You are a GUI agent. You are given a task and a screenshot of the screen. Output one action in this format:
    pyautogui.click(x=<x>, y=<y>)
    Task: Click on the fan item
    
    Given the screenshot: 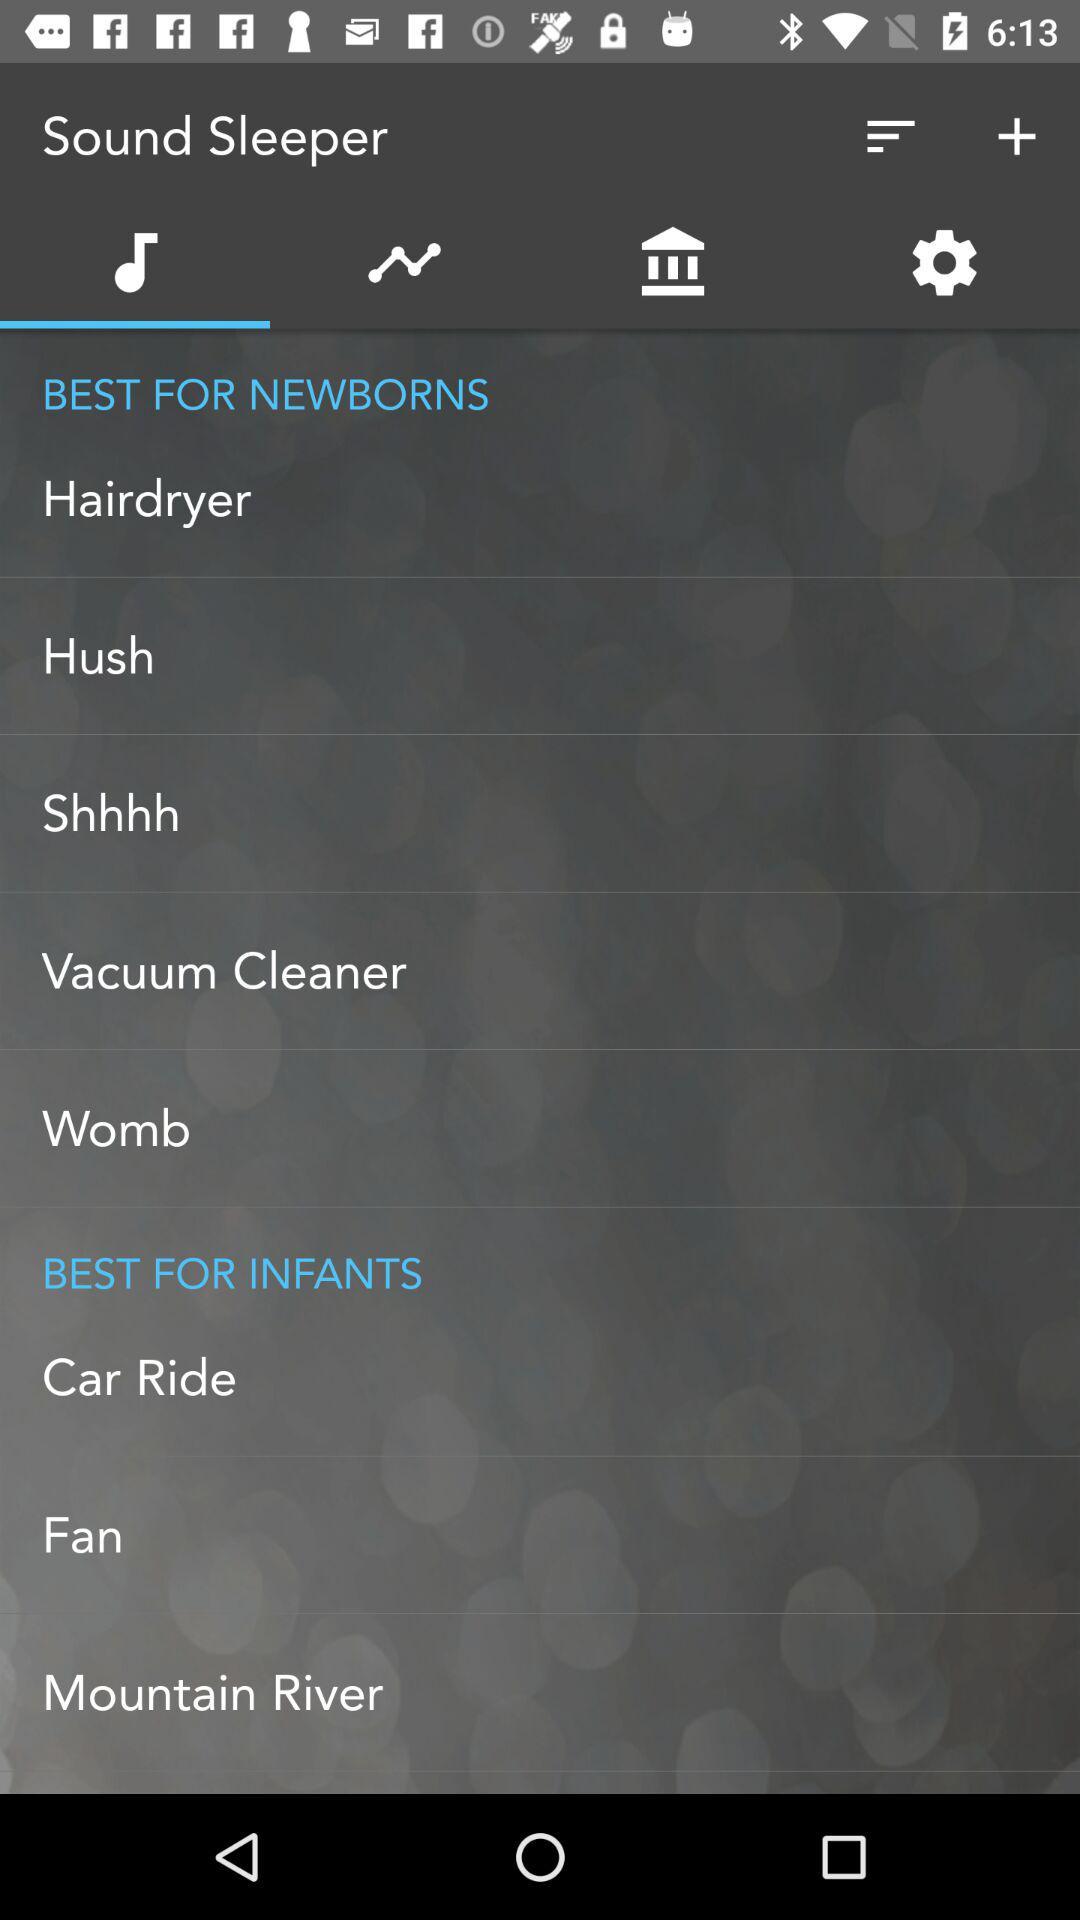 What is the action you would take?
    pyautogui.click(x=560, y=1534)
    